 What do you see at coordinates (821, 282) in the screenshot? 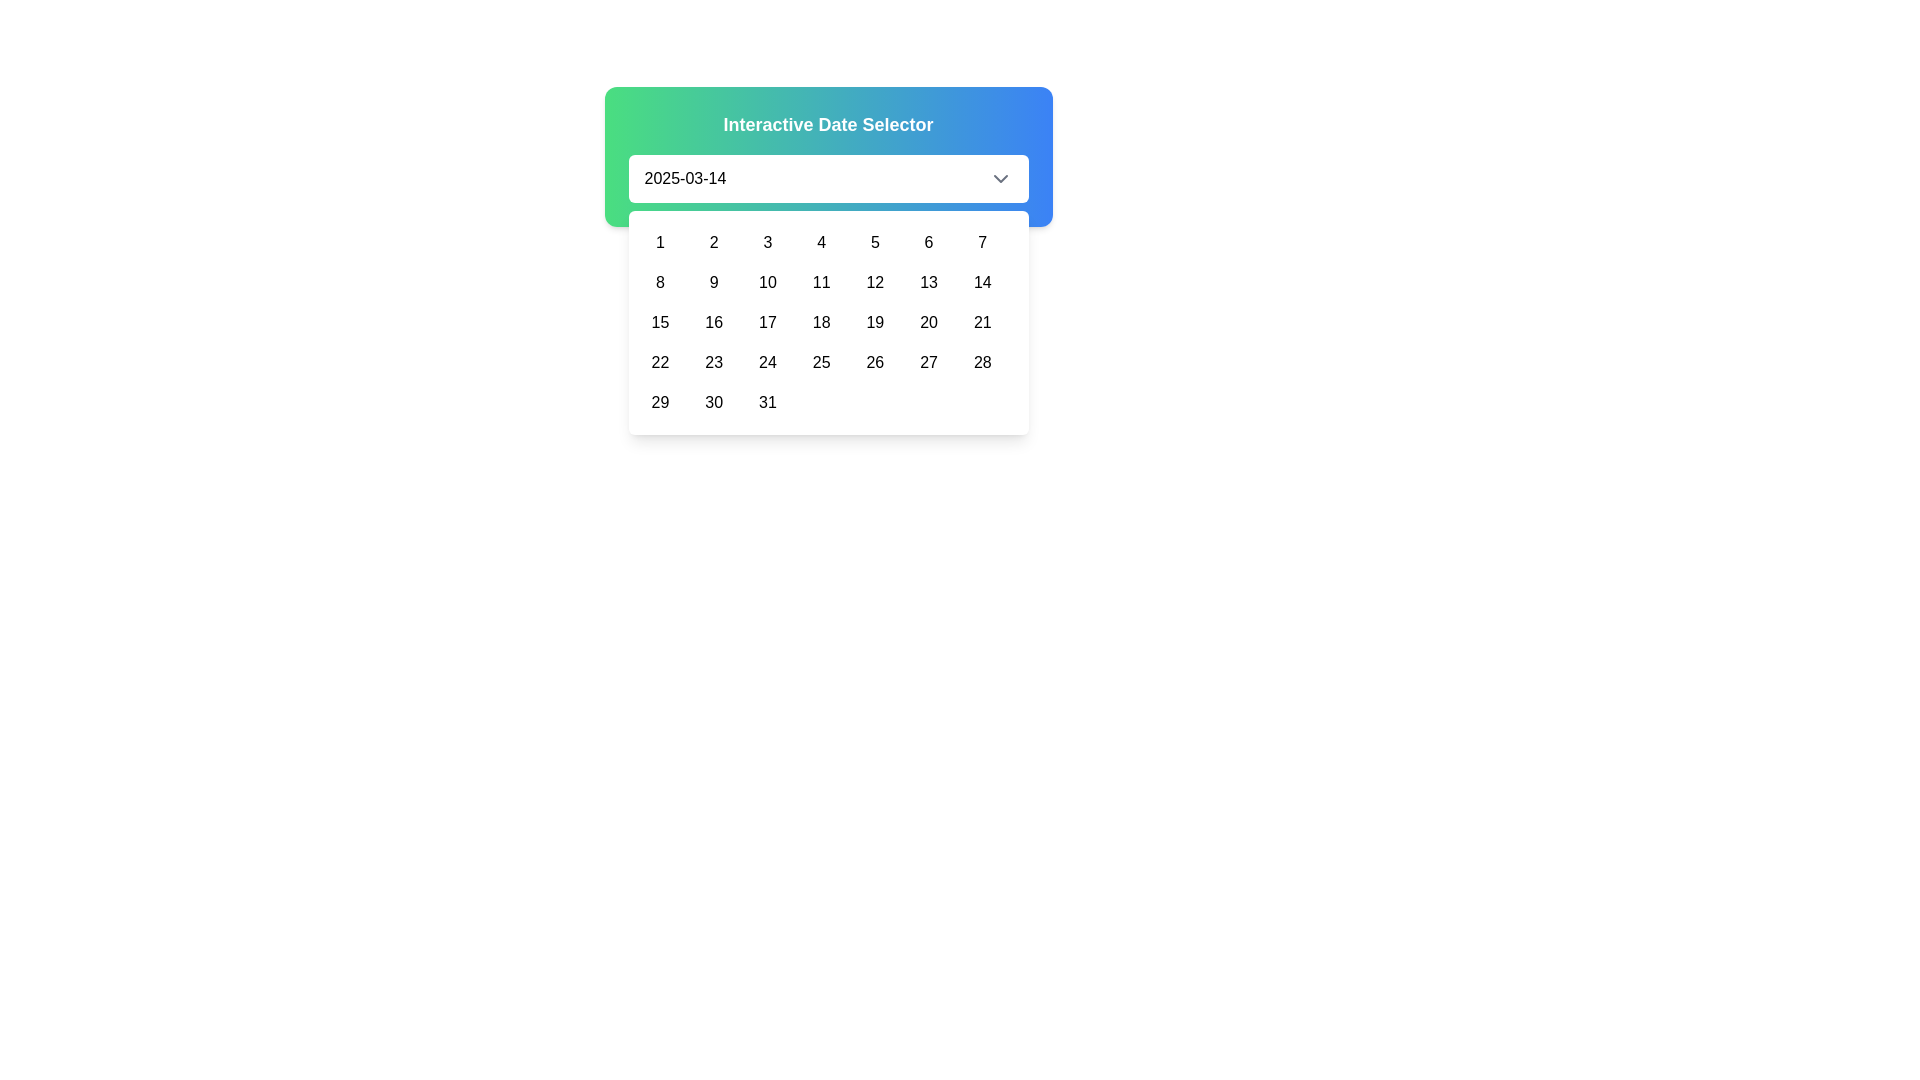
I see `the button` at bounding box center [821, 282].